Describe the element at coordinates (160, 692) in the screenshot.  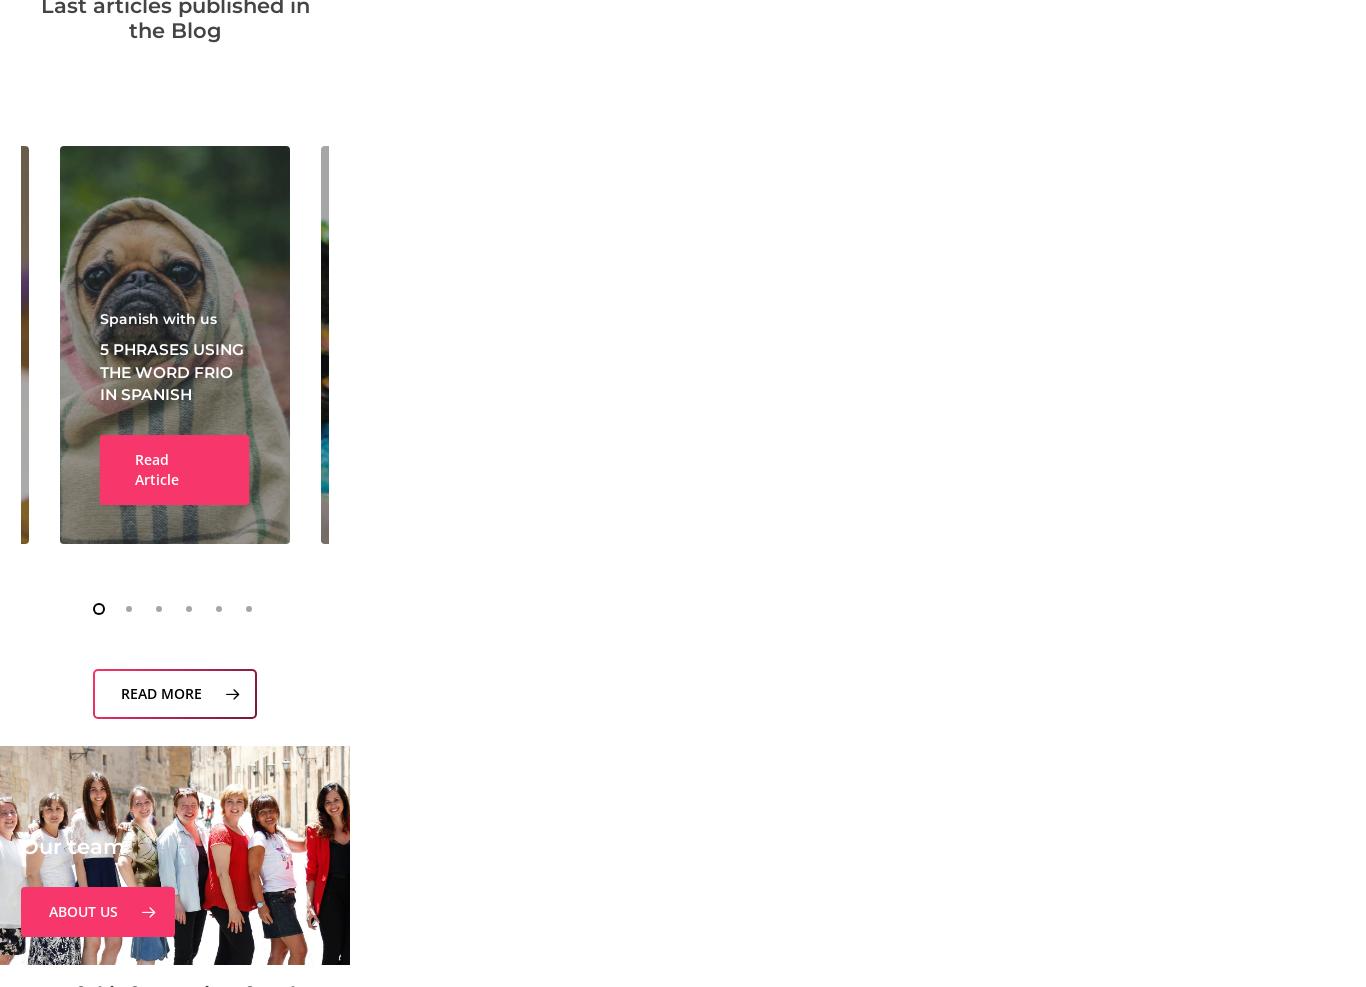
I see `'READ MORE'` at that location.